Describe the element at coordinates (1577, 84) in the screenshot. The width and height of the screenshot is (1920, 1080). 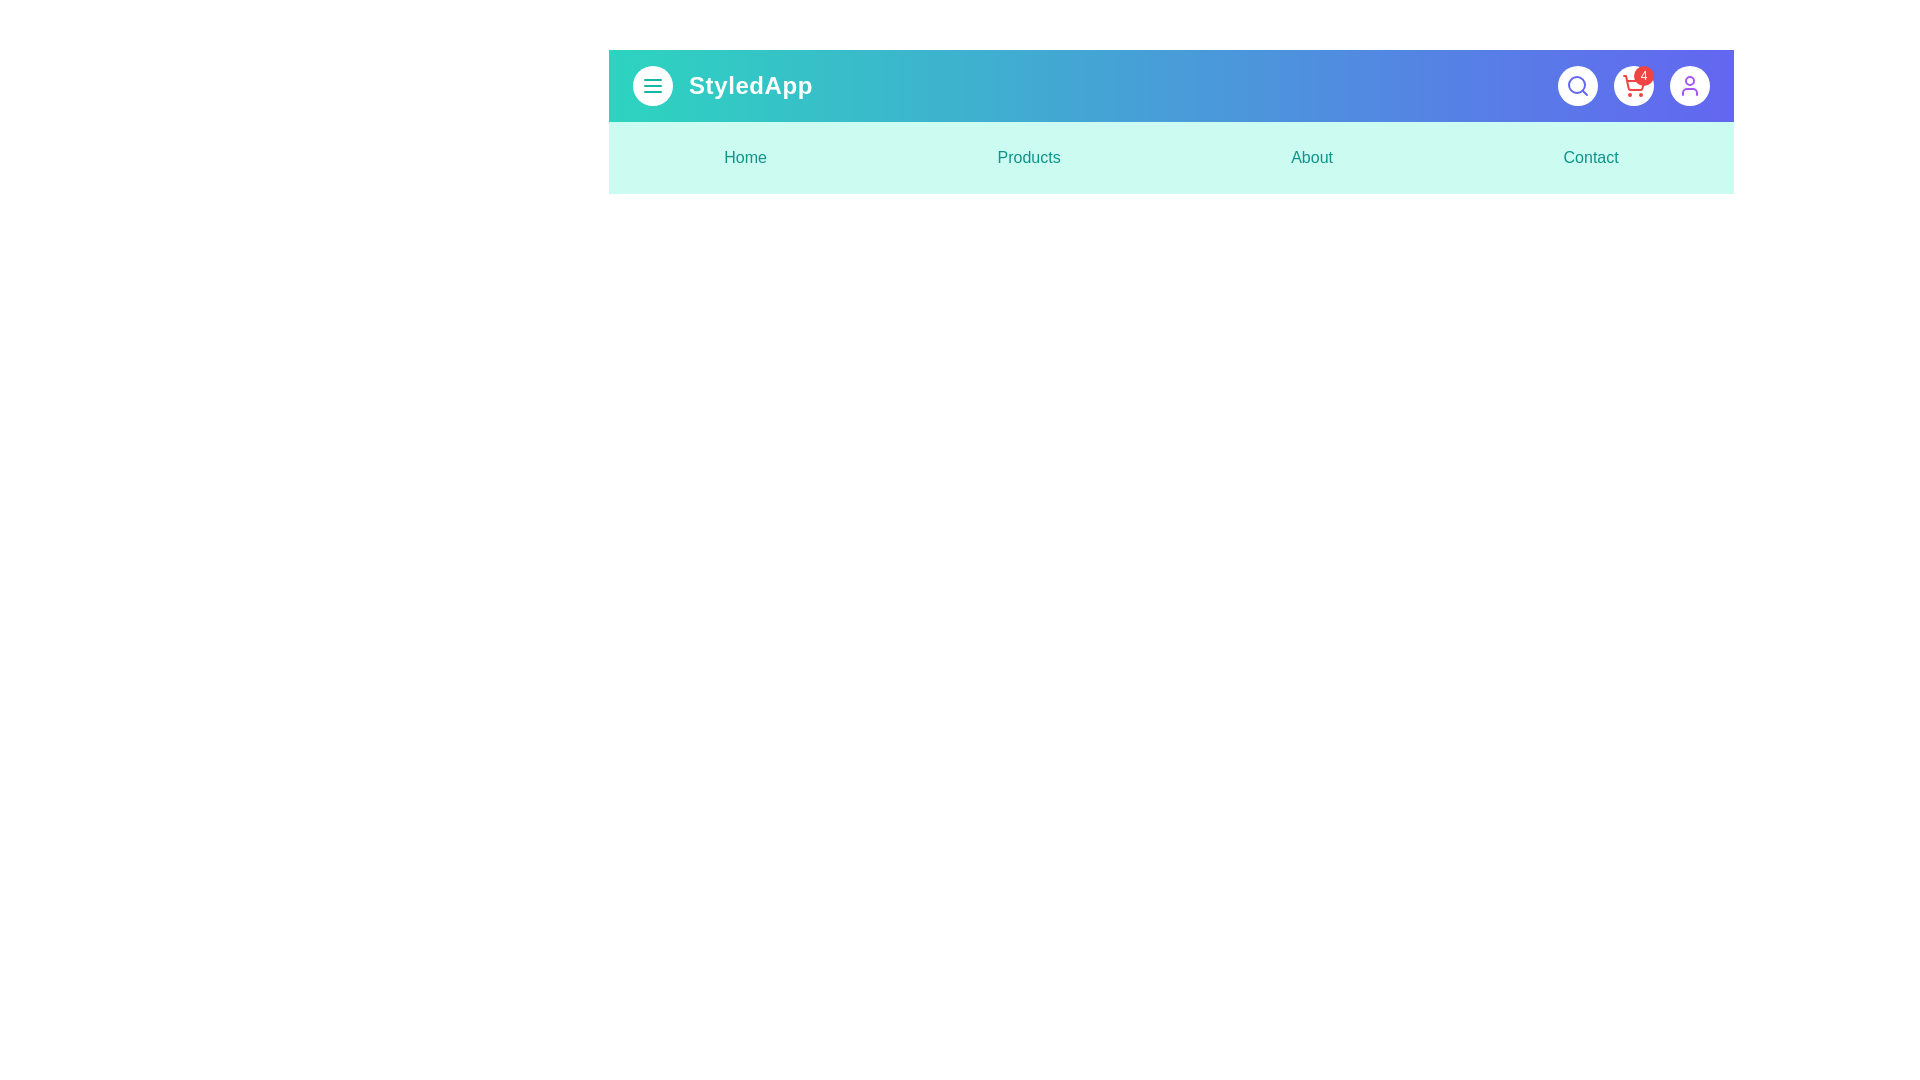
I see `the search button to initiate a search` at that location.